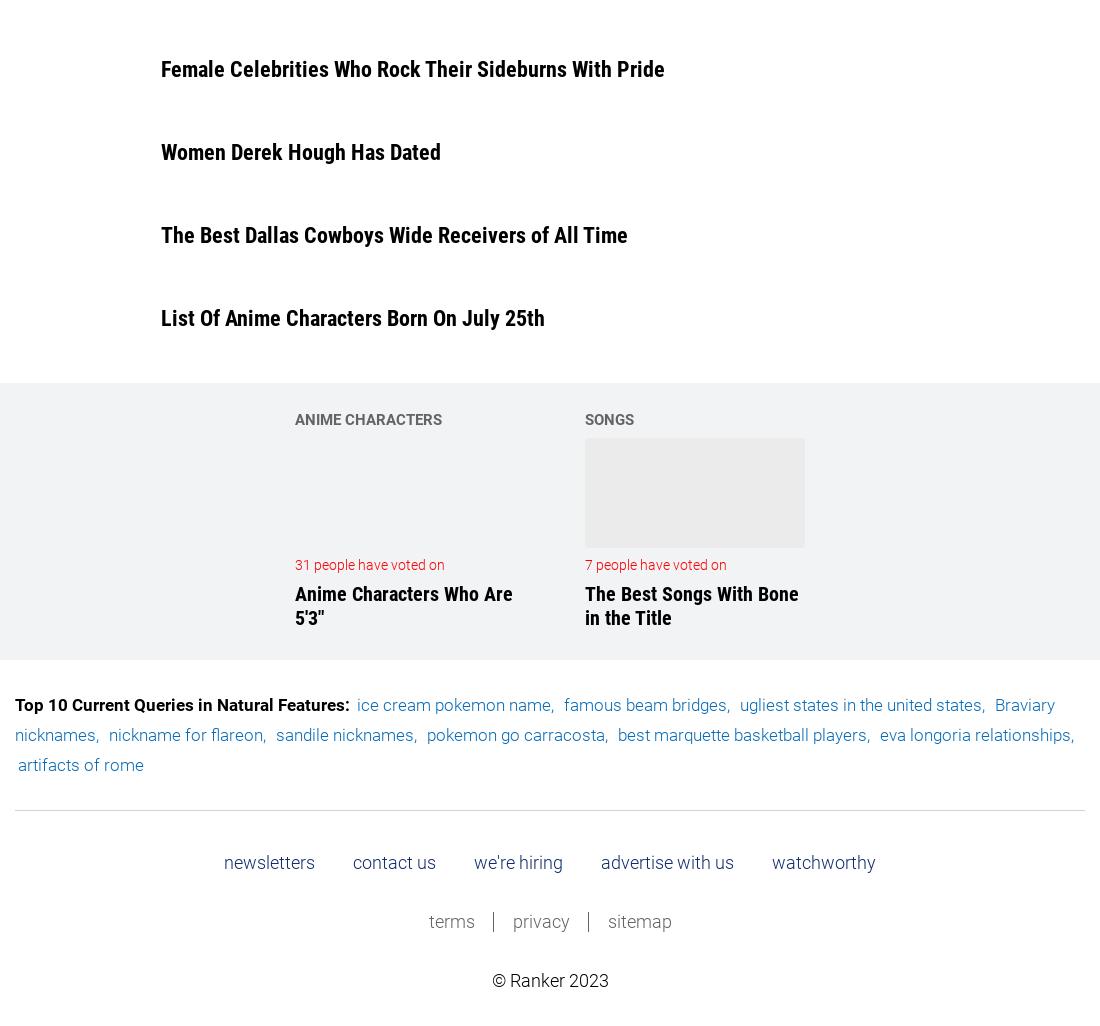 This screenshot has height=1026, width=1100. What do you see at coordinates (294, 604) in the screenshot?
I see `'Anime Characters Who Are 5'3"'` at bounding box center [294, 604].